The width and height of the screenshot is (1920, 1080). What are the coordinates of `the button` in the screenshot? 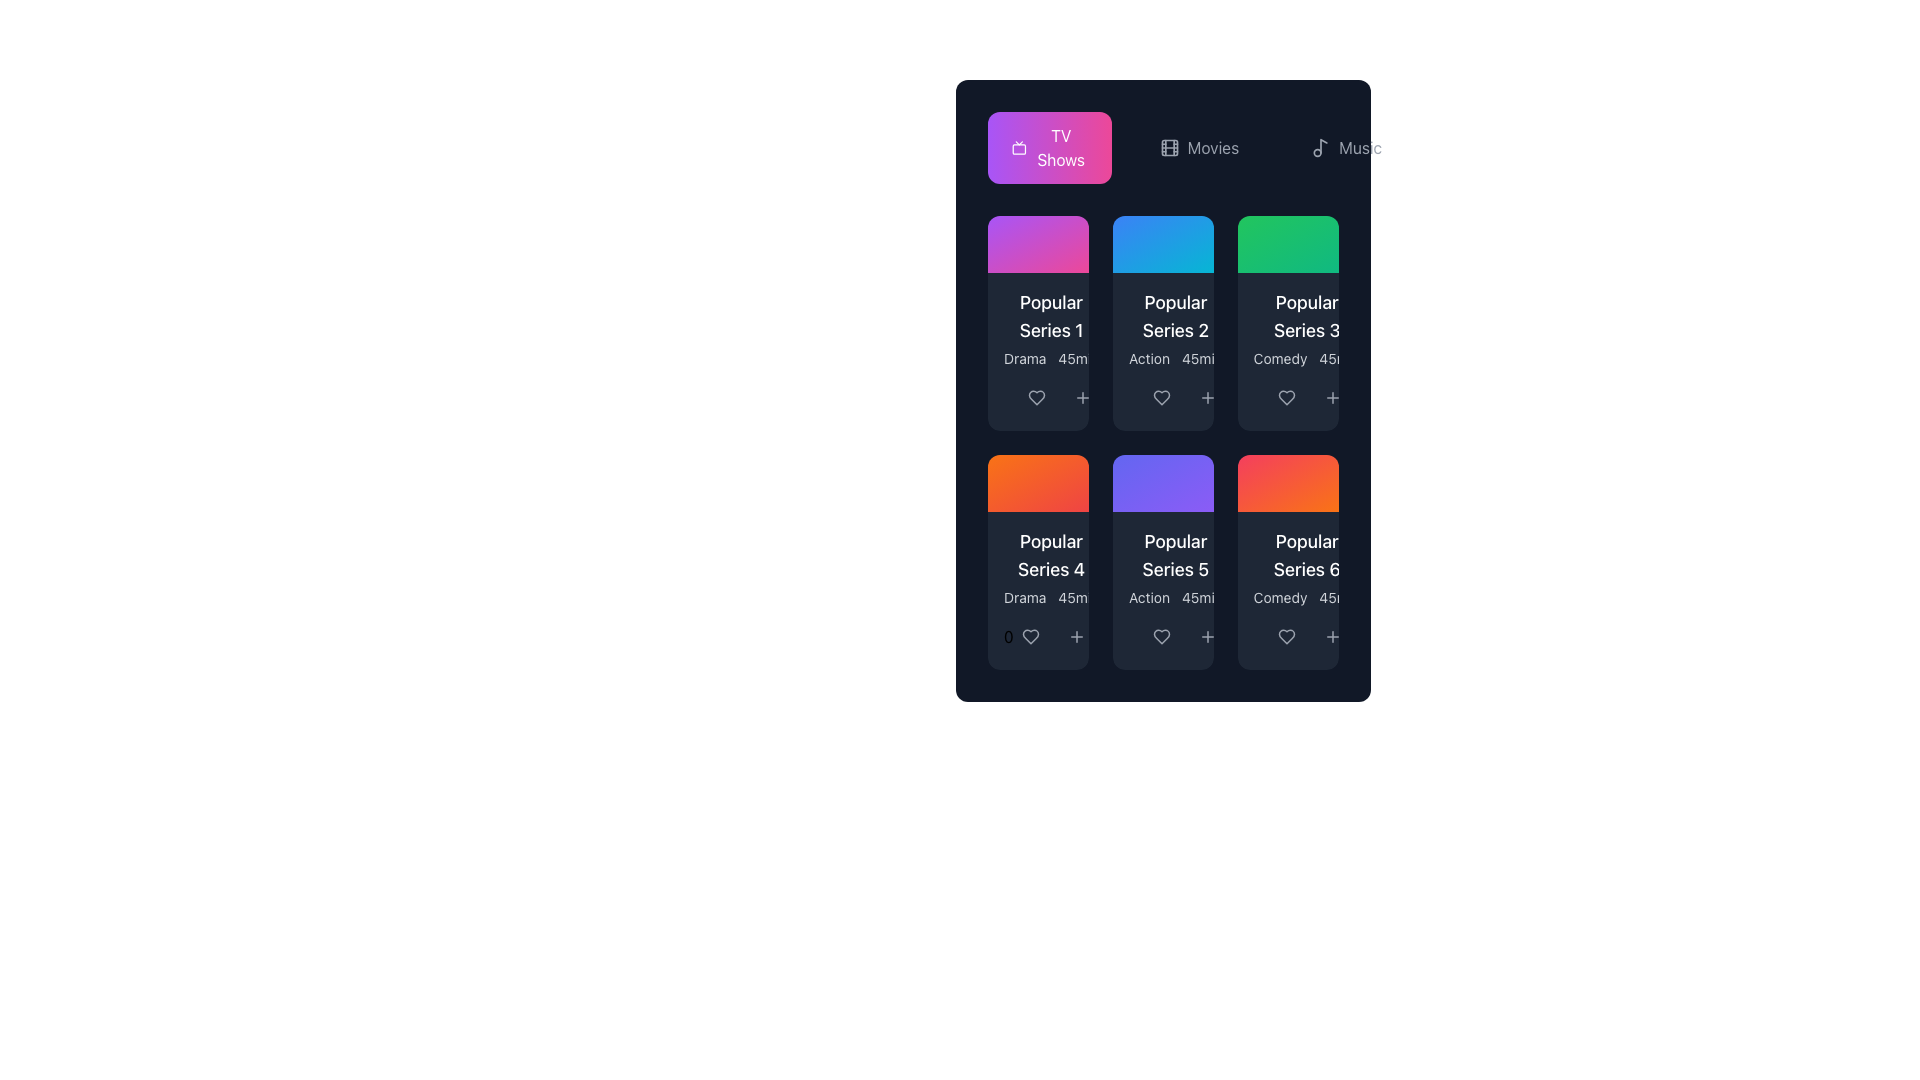 It's located at (1333, 397).